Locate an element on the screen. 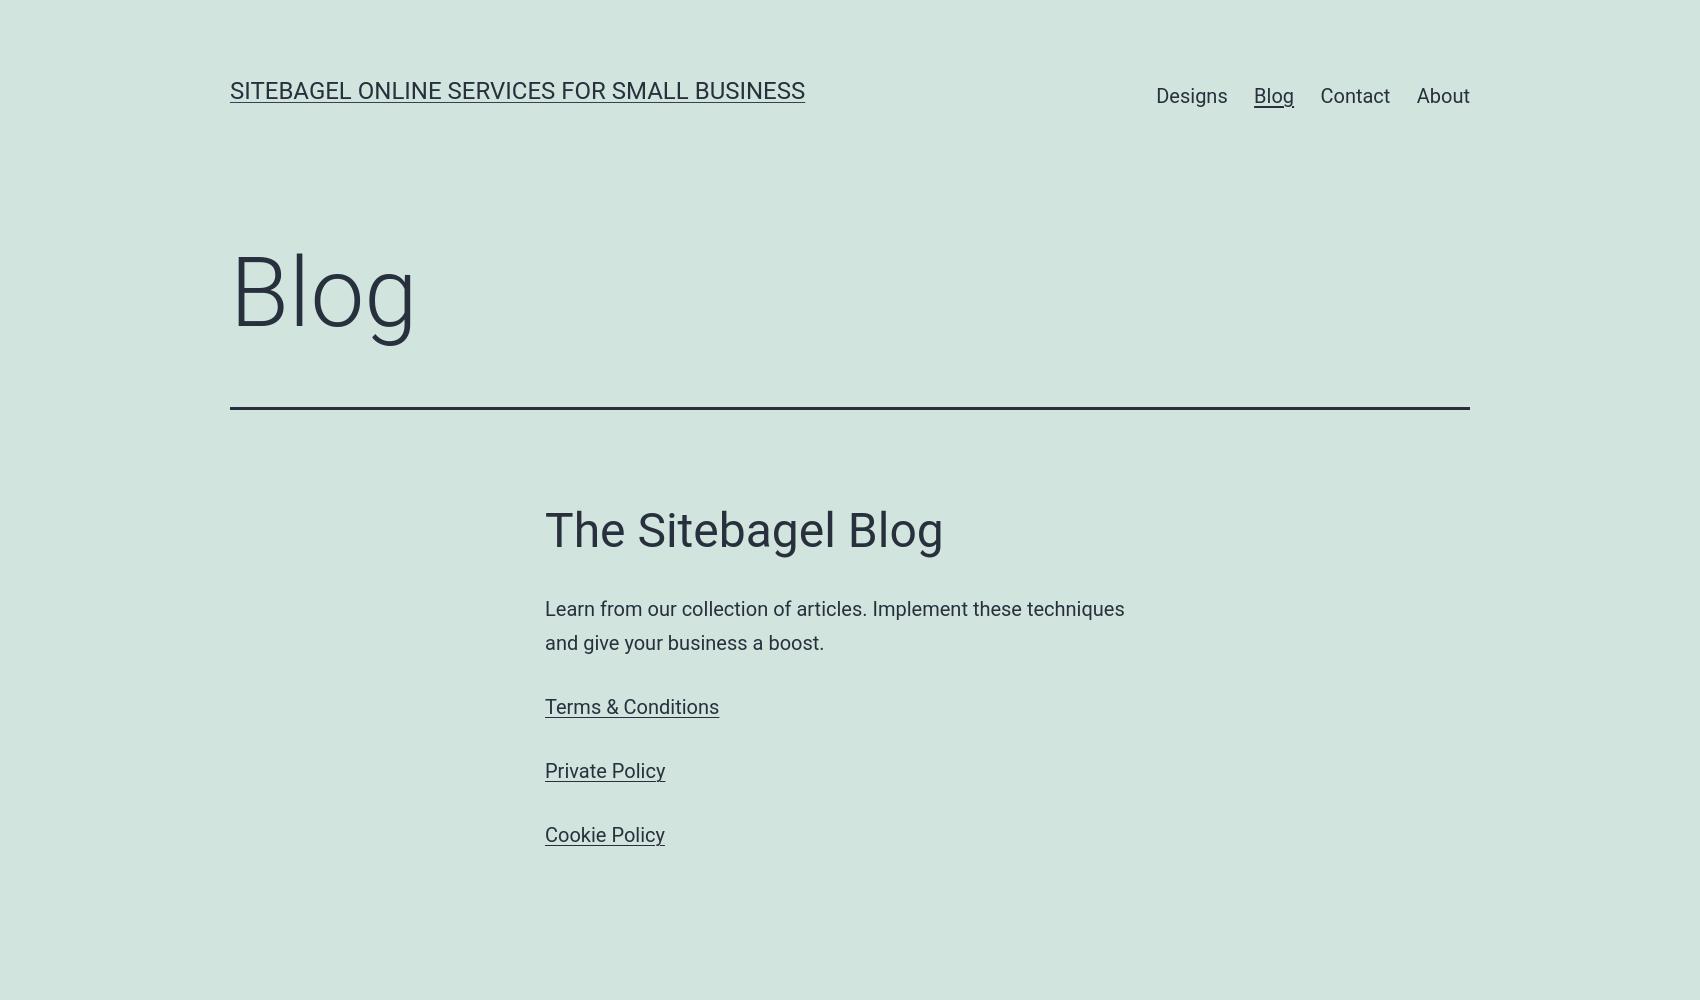 This screenshot has width=1700, height=1000. 'Designs' is located at coordinates (1190, 95).